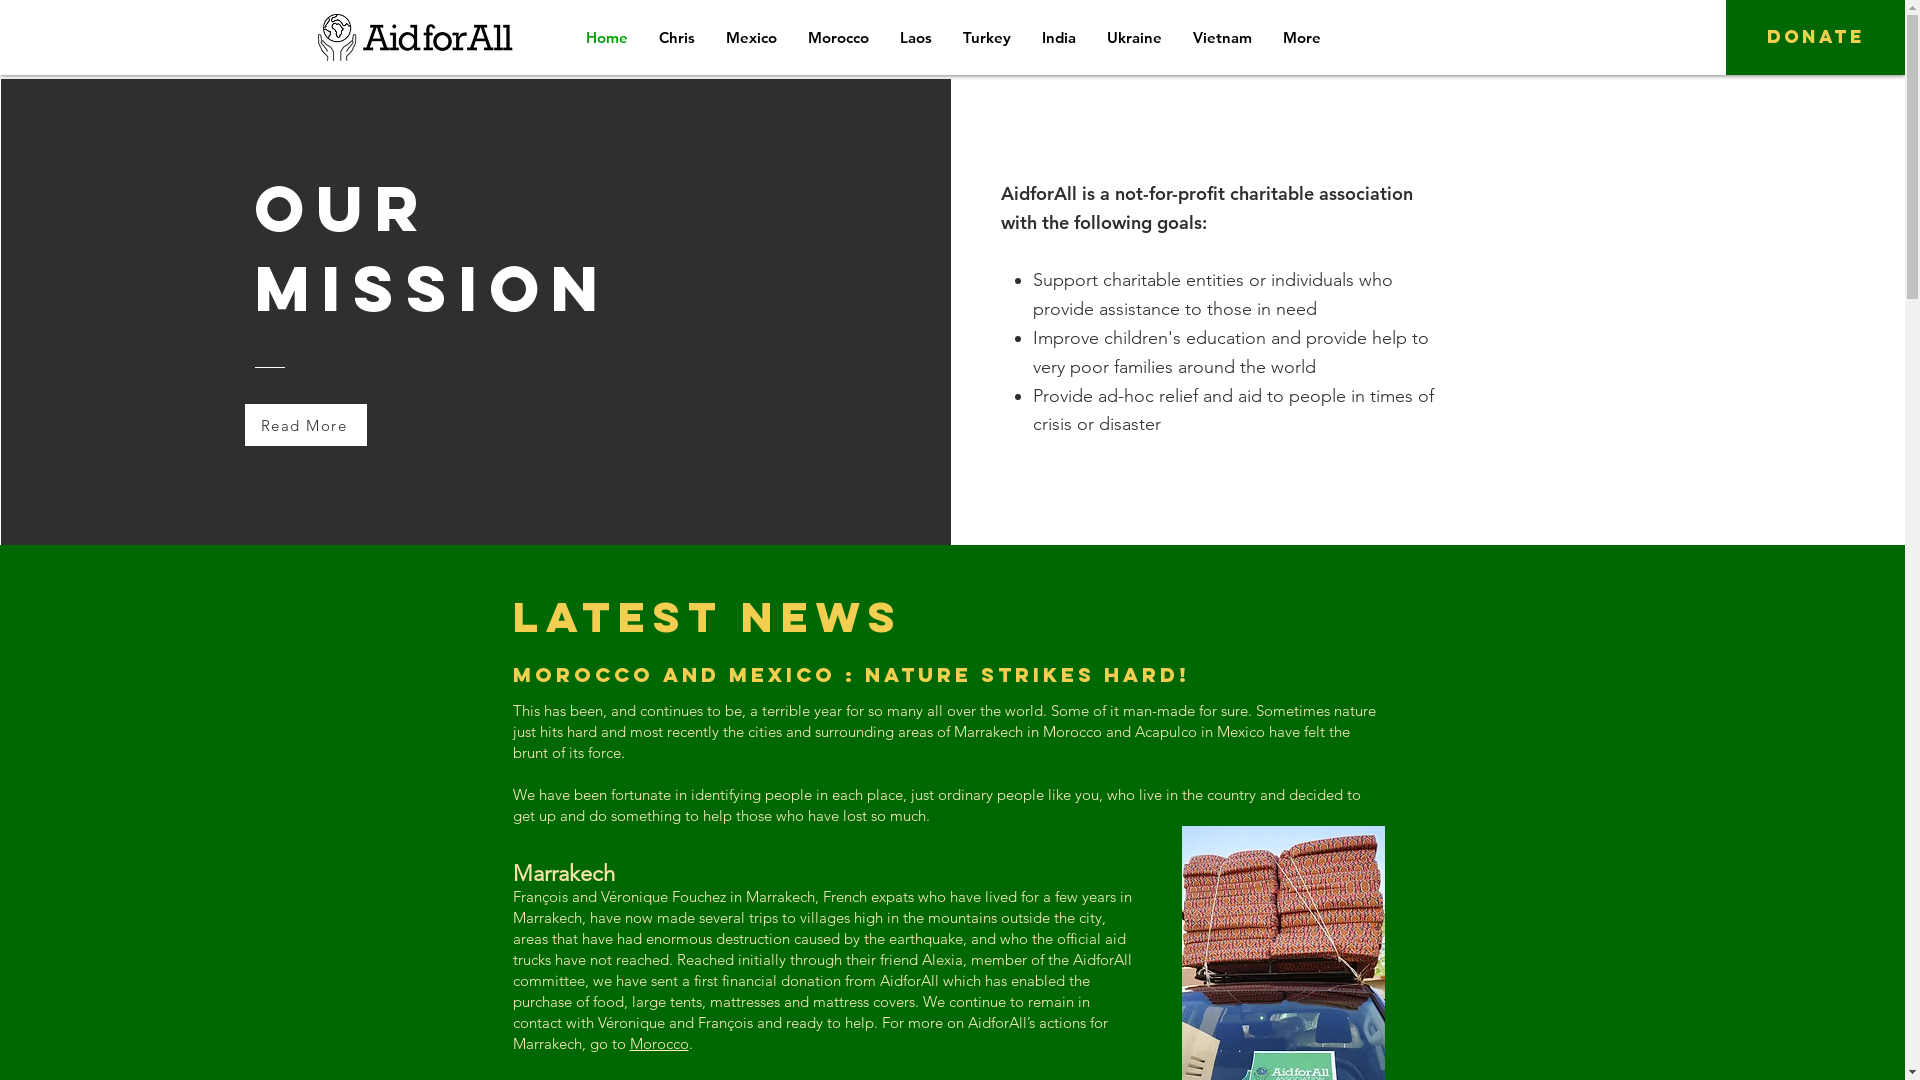  Describe the element at coordinates (605, 37) in the screenshot. I see `'Home'` at that location.